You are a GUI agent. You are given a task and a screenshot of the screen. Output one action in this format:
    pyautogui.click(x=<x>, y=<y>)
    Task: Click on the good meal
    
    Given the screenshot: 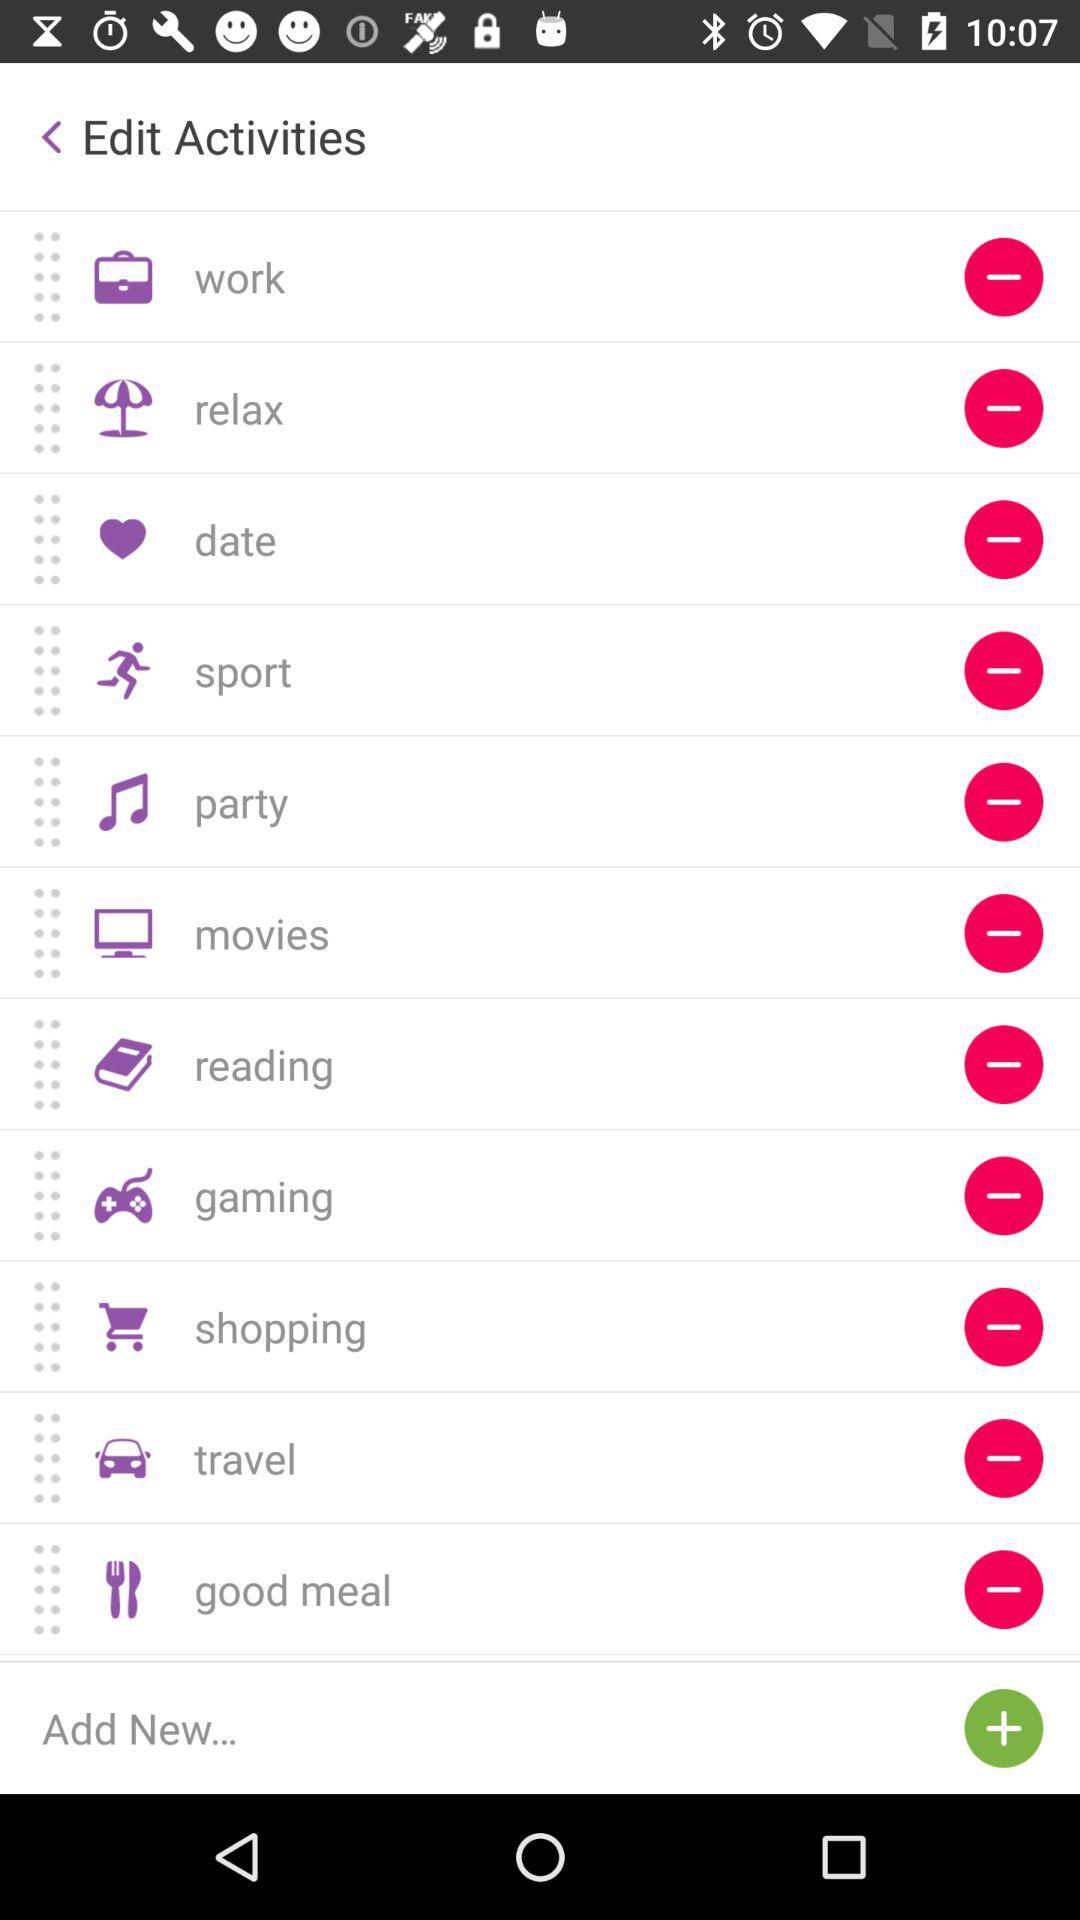 What is the action you would take?
    pyautogui.click(x=1003, y=1588)
    